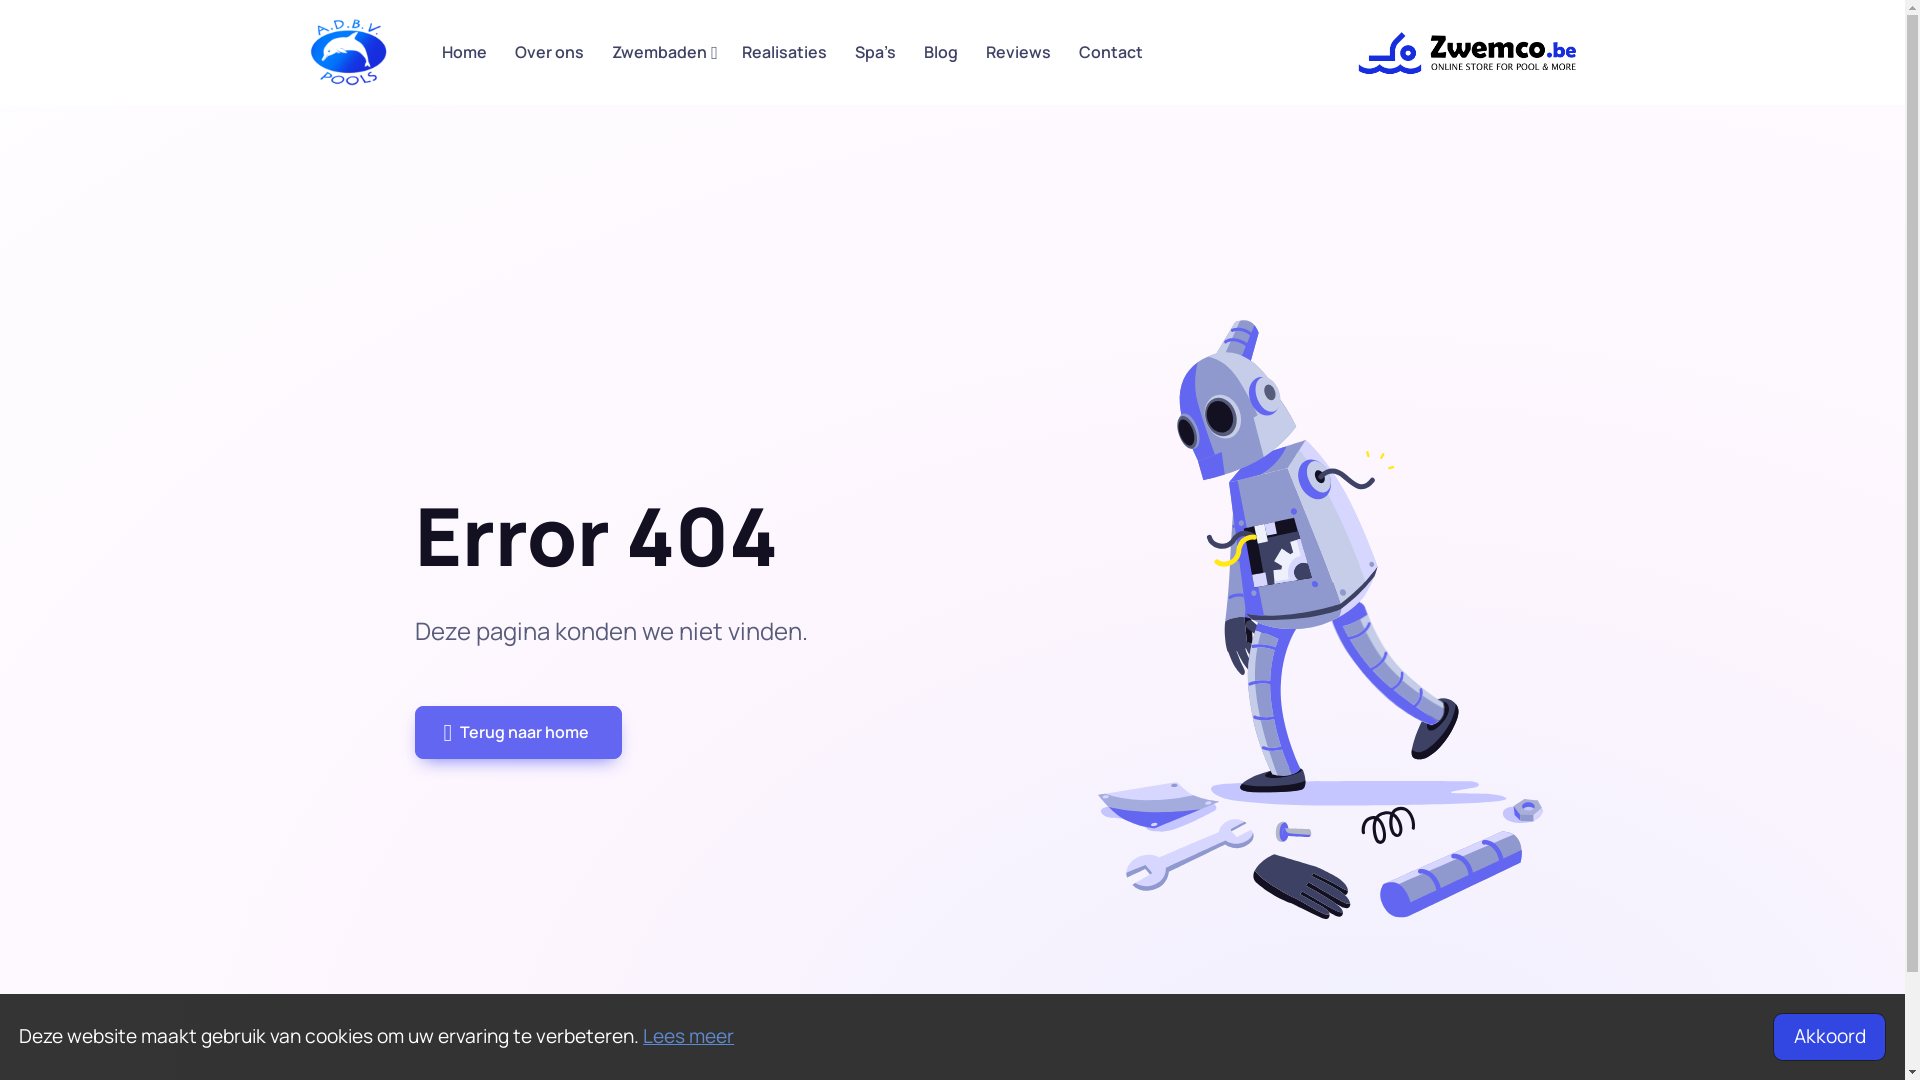 This screenshot has height=1080, width=1920. What do you see at coordinates (643, 1035) in the screenshot?
I see `'Lees meer'` at bounding box center [643, 1035].